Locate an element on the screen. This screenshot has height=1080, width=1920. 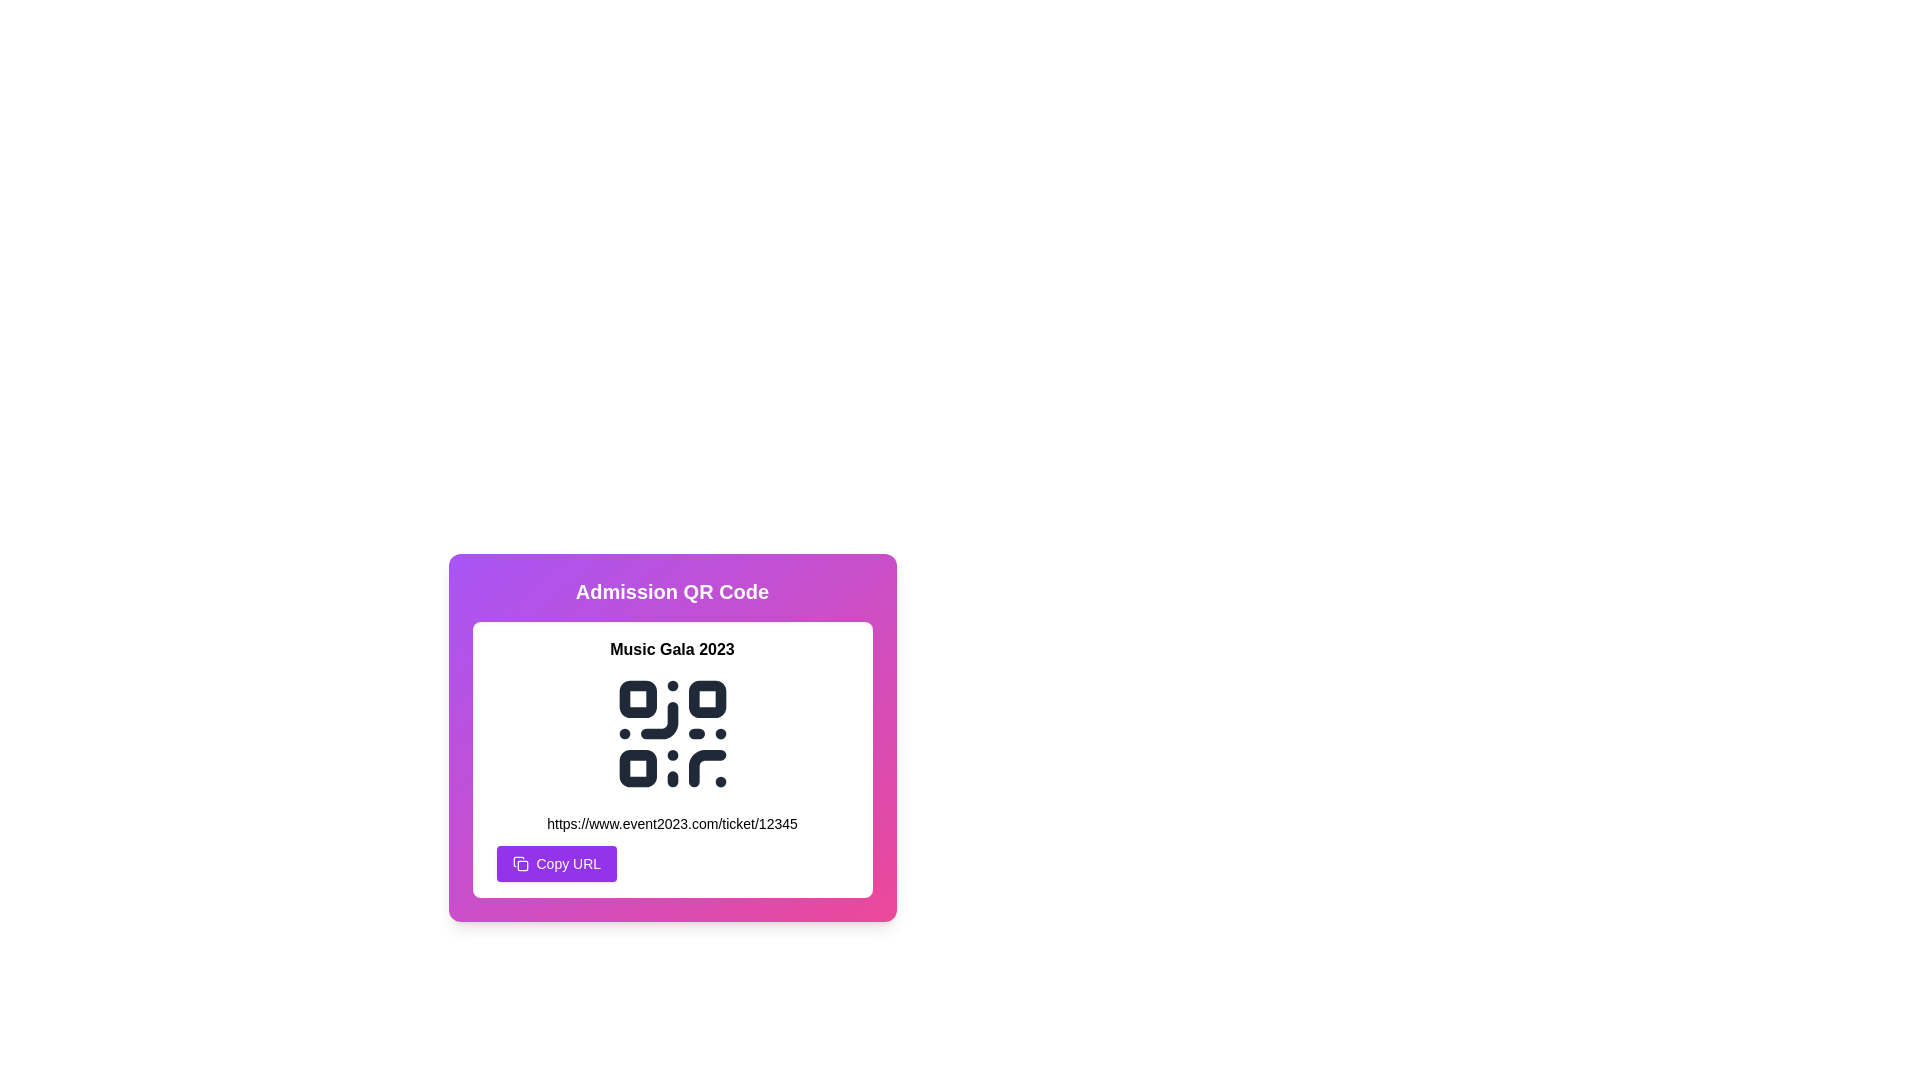
the truncated URL text displayed in a smaller font at the bottom section of the card interface, located centrally beneath the QR code and above the 'Copy URL' button is located at coordinates (672, 824).